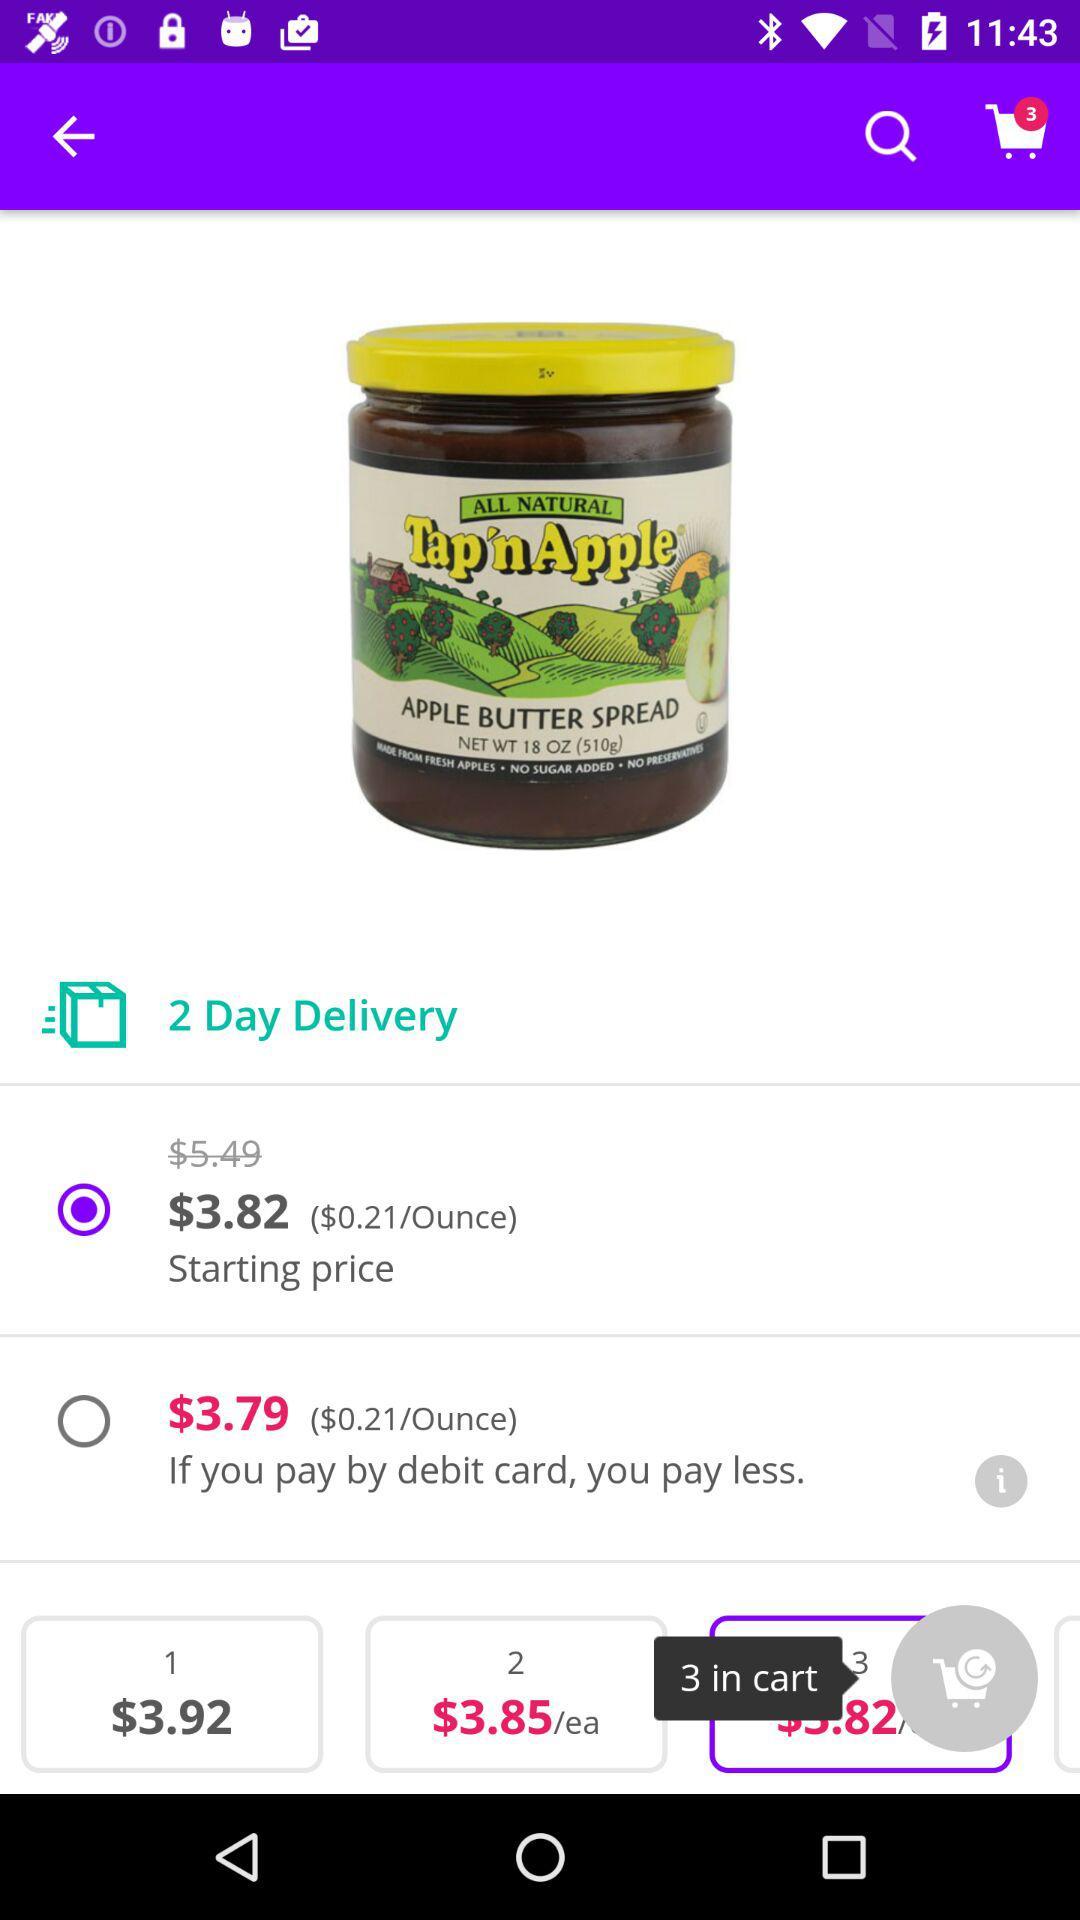  I want to click on icon to the right of if you pay icon, so click(1001, 1481).